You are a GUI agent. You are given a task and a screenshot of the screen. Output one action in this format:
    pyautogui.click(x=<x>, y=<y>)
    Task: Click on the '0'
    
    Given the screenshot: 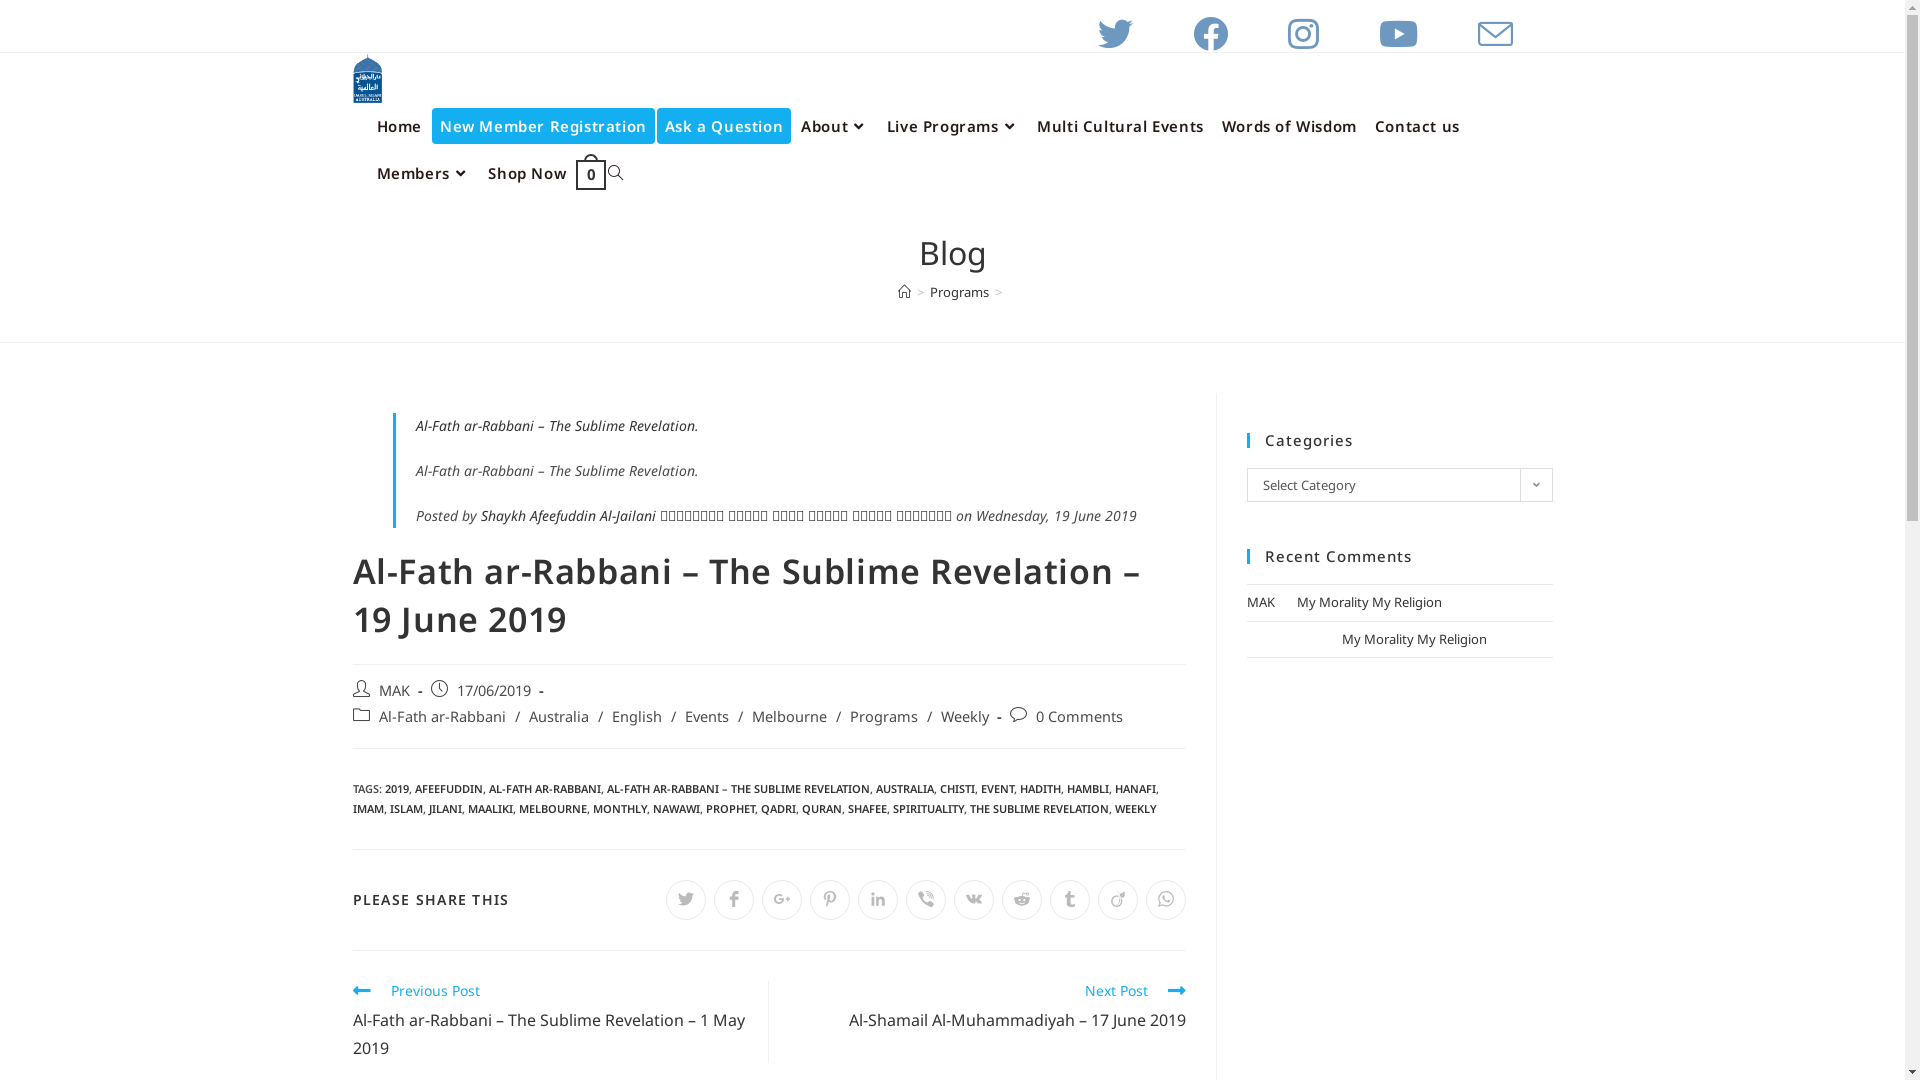 What is the action you would take?
    pyautogui.click(x=589, y=172)
    